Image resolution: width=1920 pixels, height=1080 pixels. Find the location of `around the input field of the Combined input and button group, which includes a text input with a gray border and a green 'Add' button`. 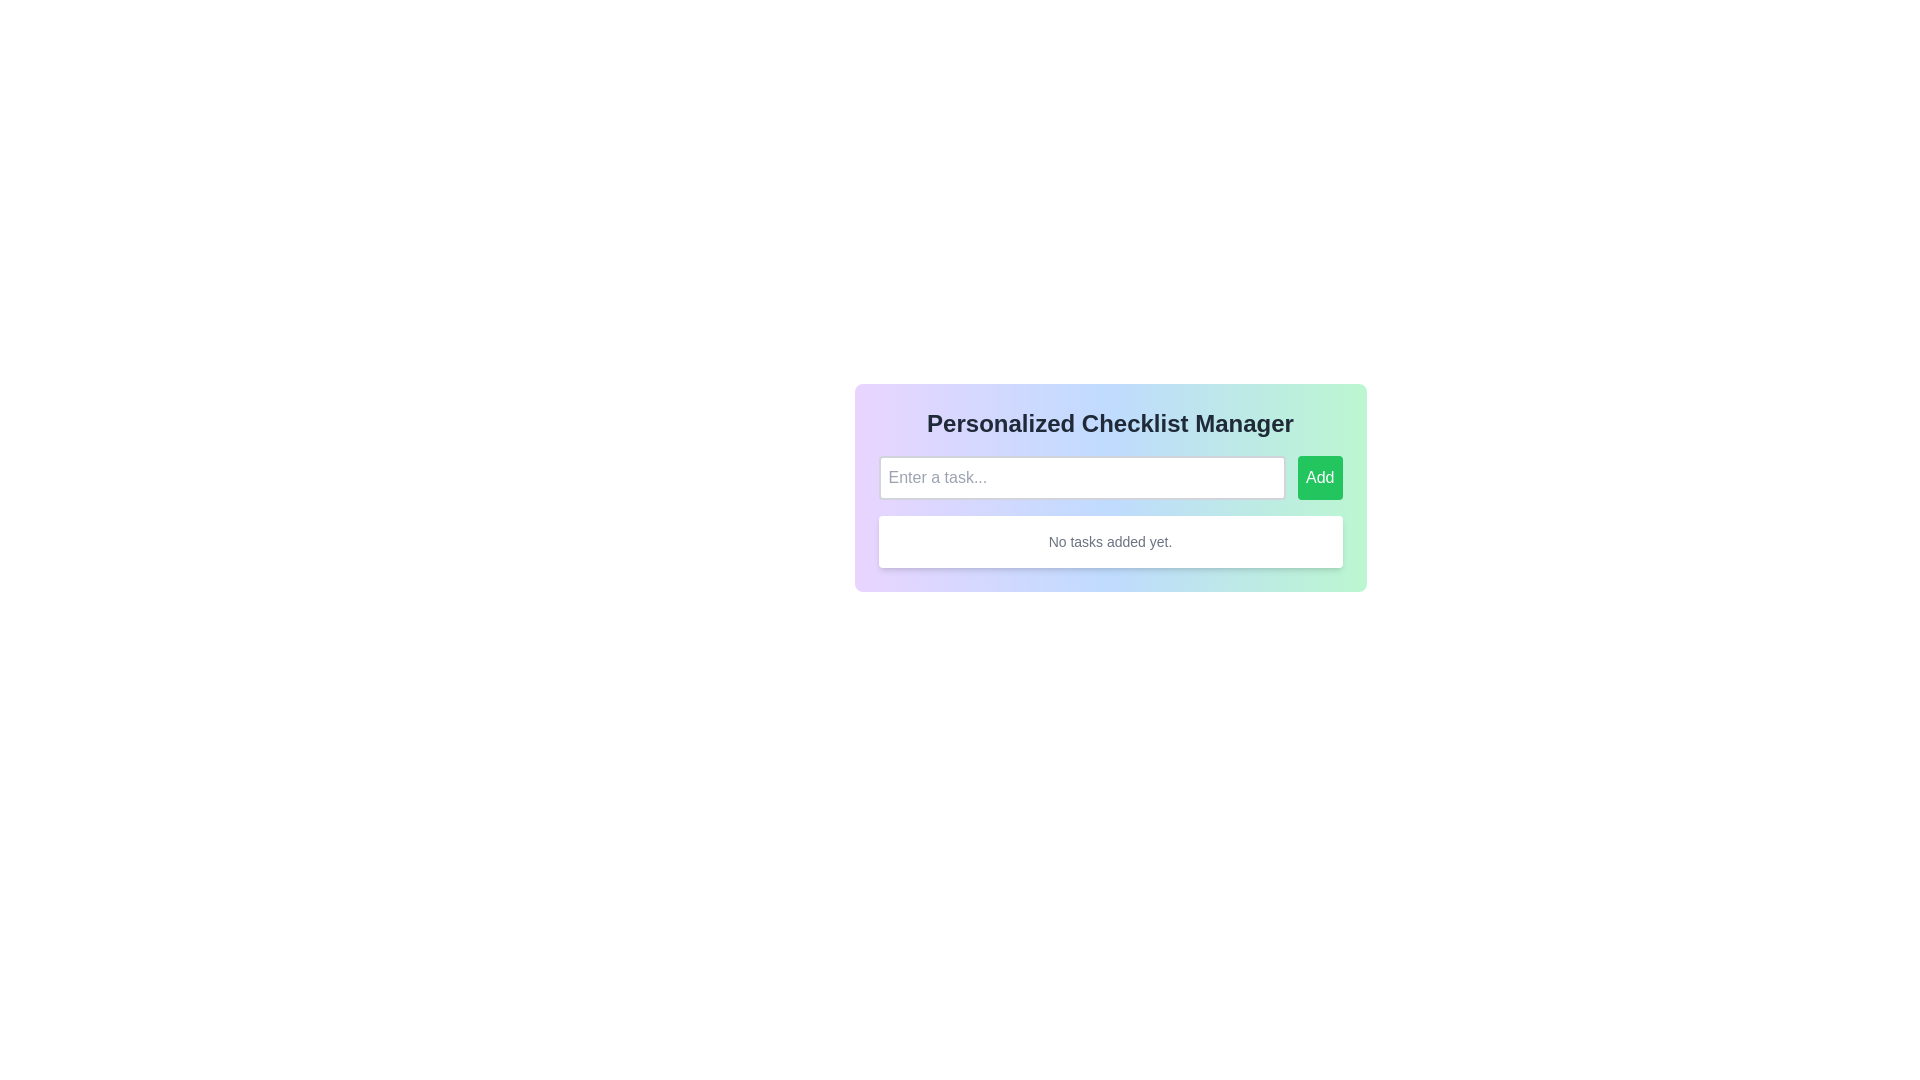

around the input field of the Combined input and button group, which includes a text input with a gray border and a green 'Add' button is located at coordinates (1109, 478).